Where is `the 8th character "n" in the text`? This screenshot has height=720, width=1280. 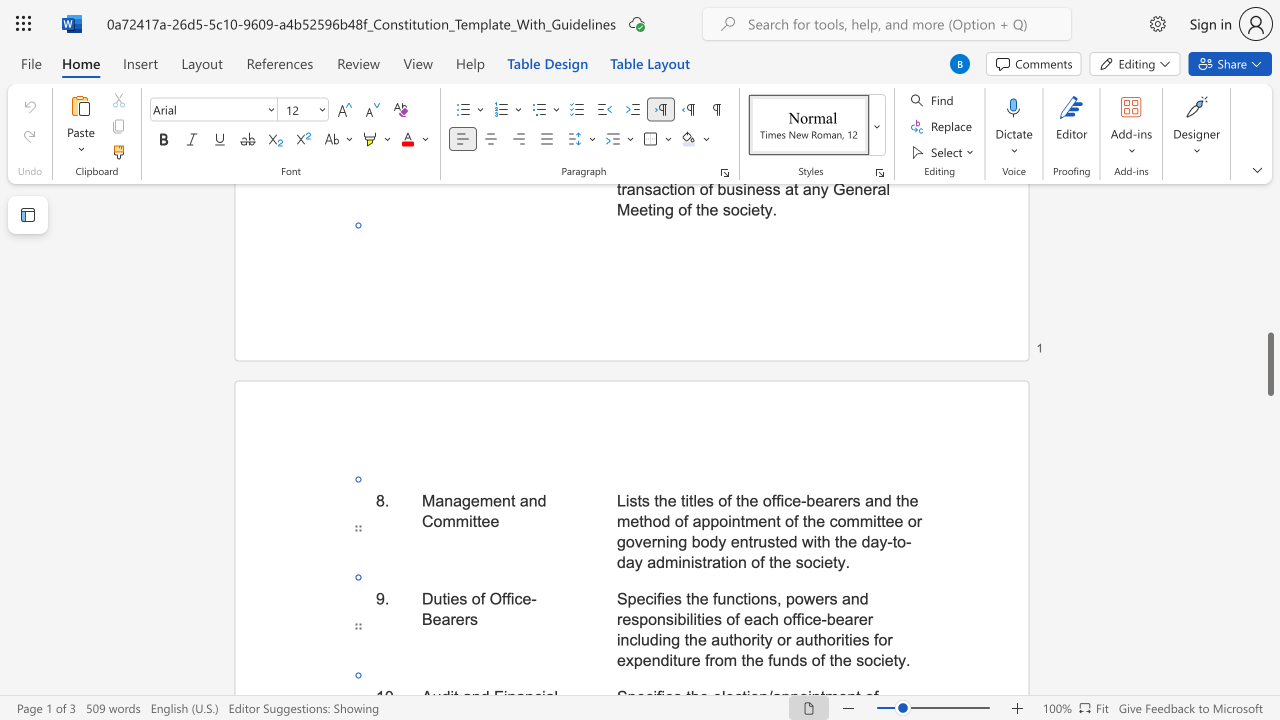
the 8th character "n" in the text is located at coordinates (785, 660).